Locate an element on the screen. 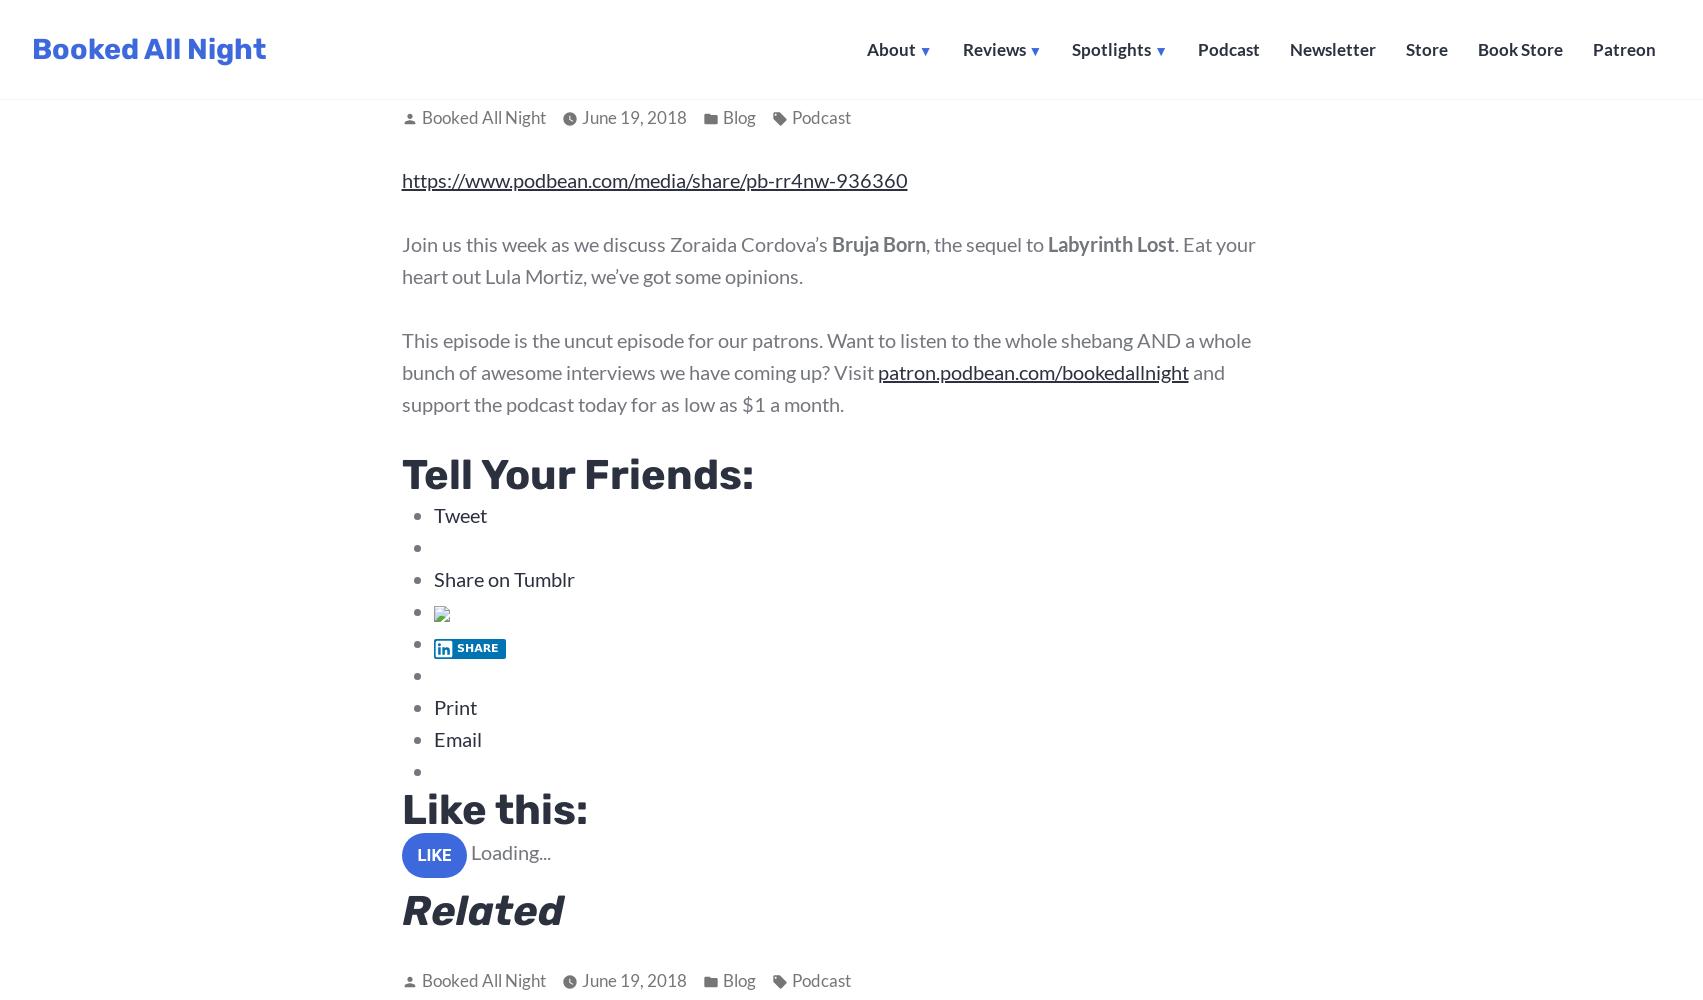 Image resolution: width=1703 pixels, height=1000 pixels. 'Join us this week as we discuss Zoraida Cordova’s' is located at coordinates (614, 243).